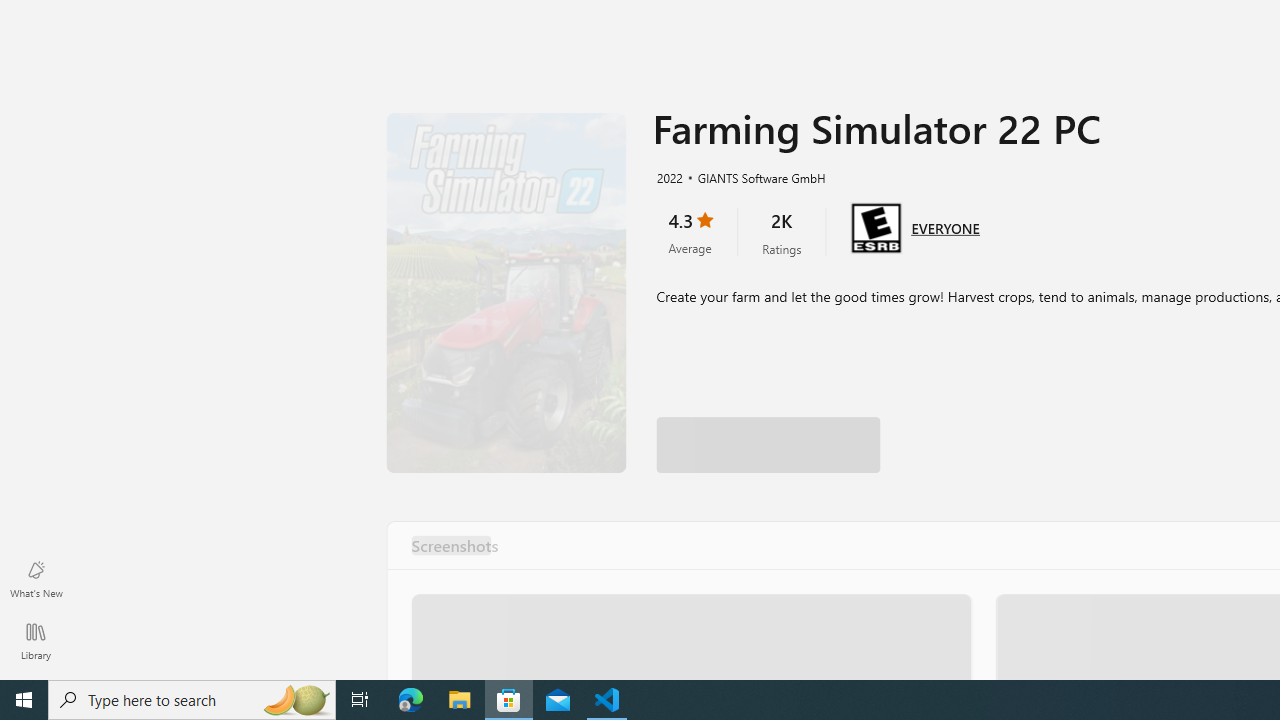 The height and width of the screenshot is (720, 1280). What do you see at coordinates (944, 225) in the screenshot?
I see `'Age rating: EVERYONE. Click for more information.'` at bounding box center [944, 225].